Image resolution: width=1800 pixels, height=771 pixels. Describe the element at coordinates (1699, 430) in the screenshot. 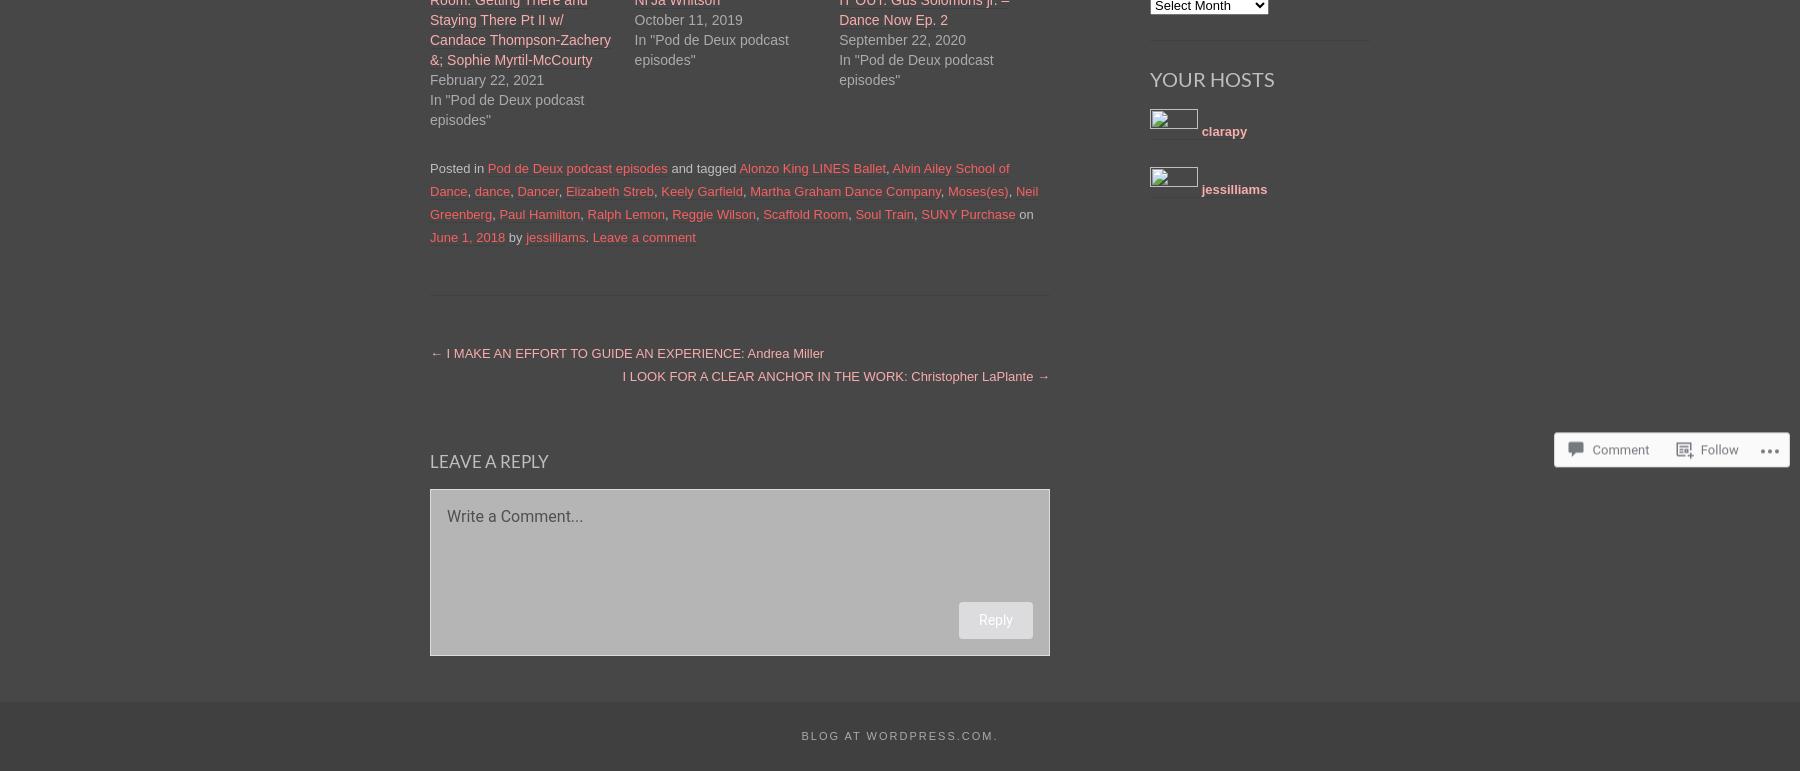

I see `'Follow'` at that location.